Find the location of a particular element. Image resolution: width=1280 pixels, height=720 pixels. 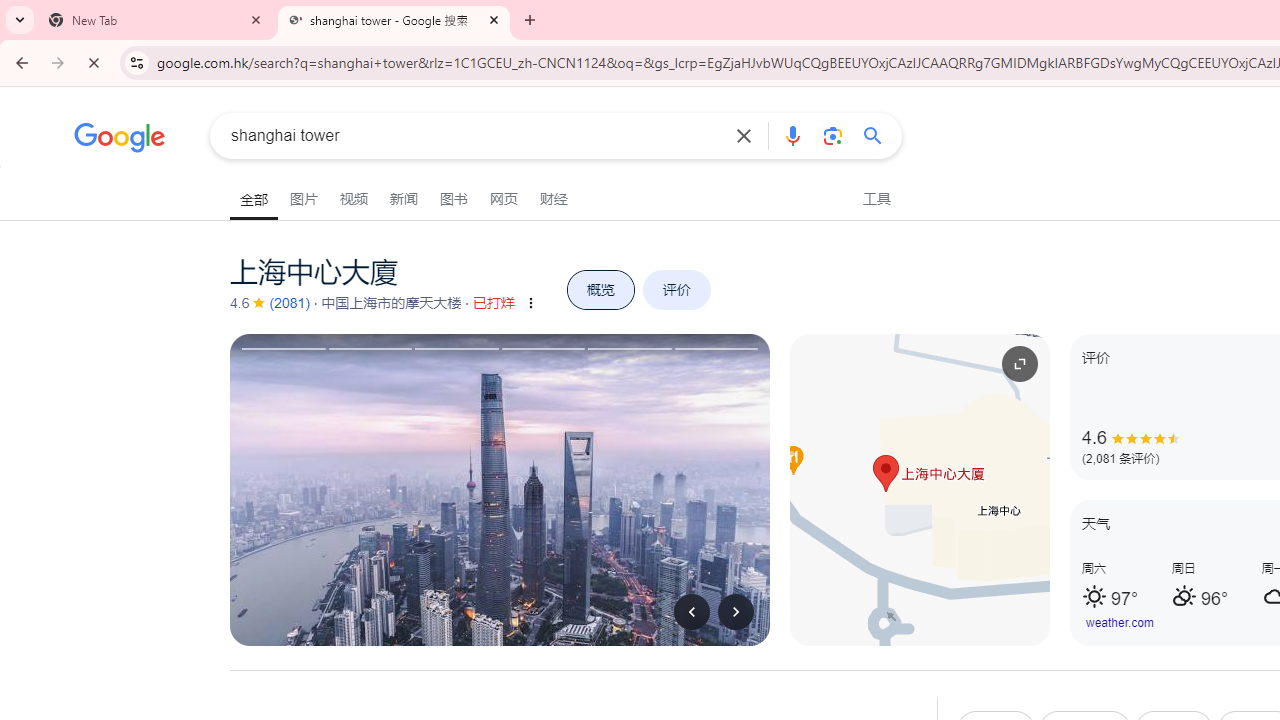

'Google' is located at coordinates (119, 138).